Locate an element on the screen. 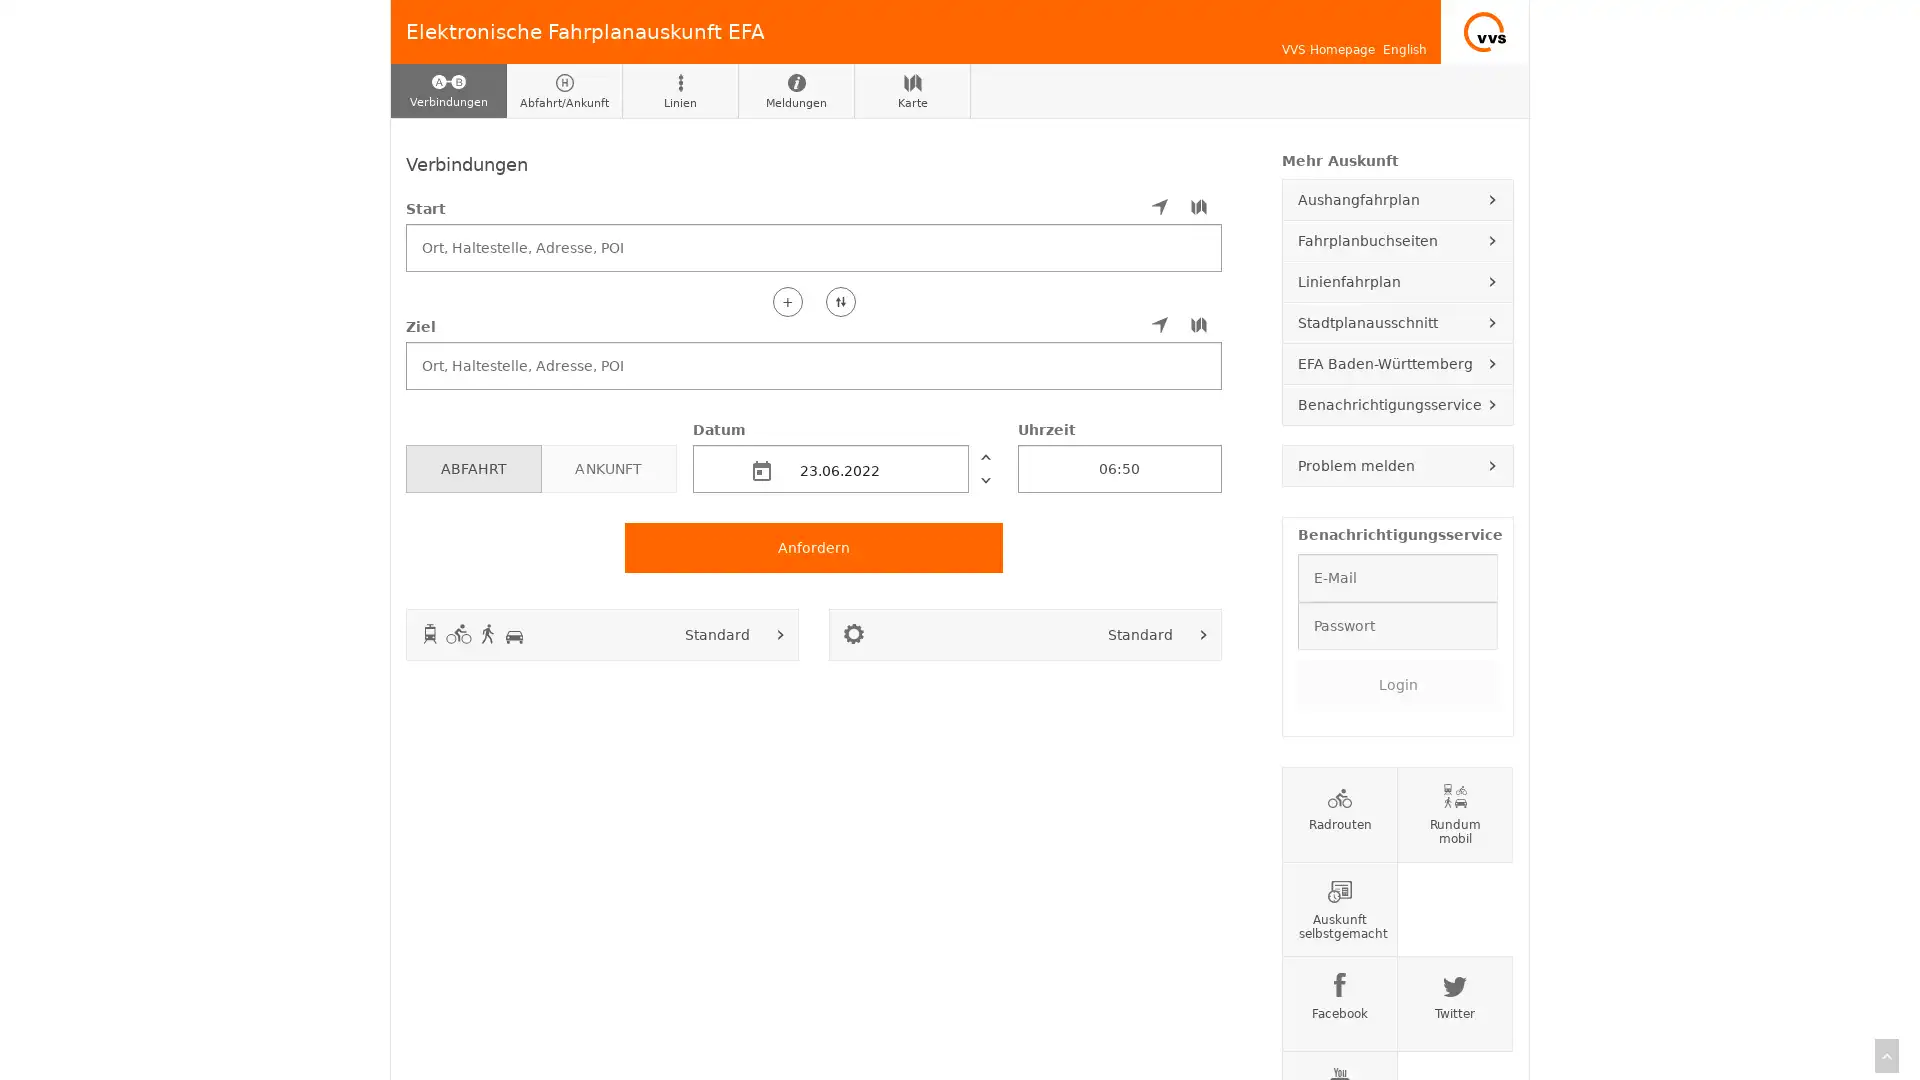  ANKUNFT is located at coordinates (607, 467).